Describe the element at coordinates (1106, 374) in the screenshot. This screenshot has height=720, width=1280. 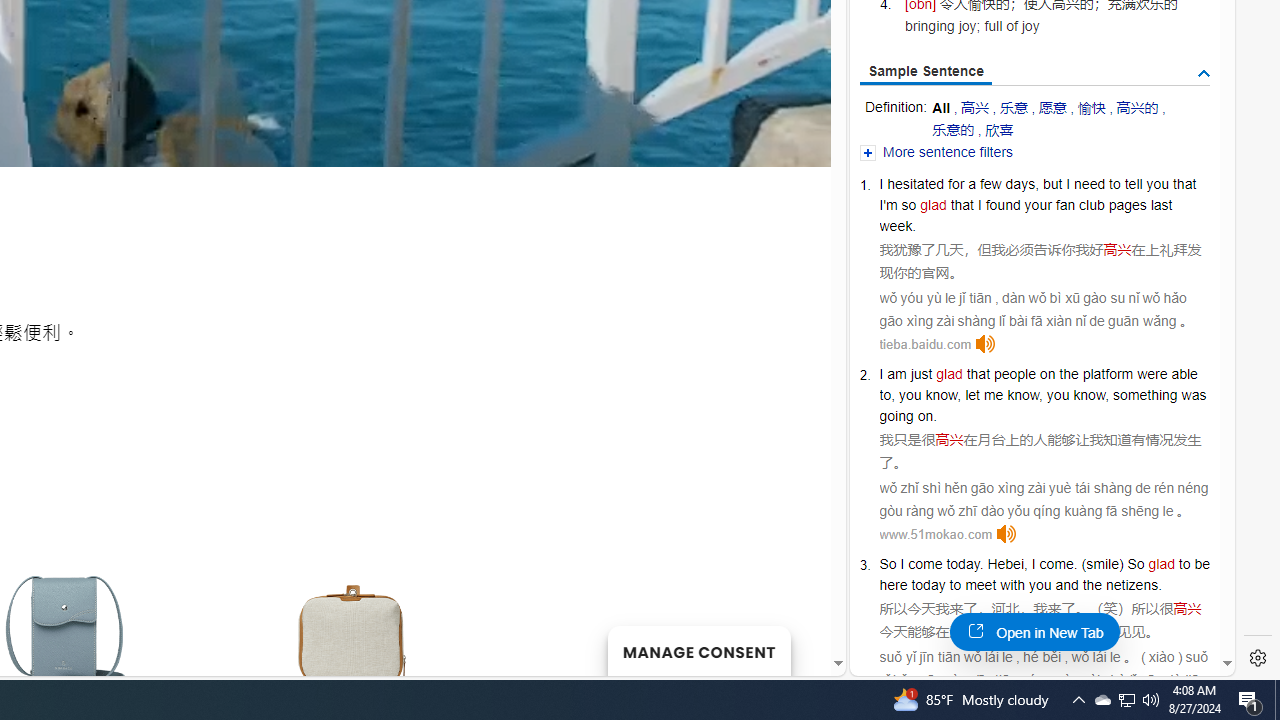
I see `'platform'` at that location.